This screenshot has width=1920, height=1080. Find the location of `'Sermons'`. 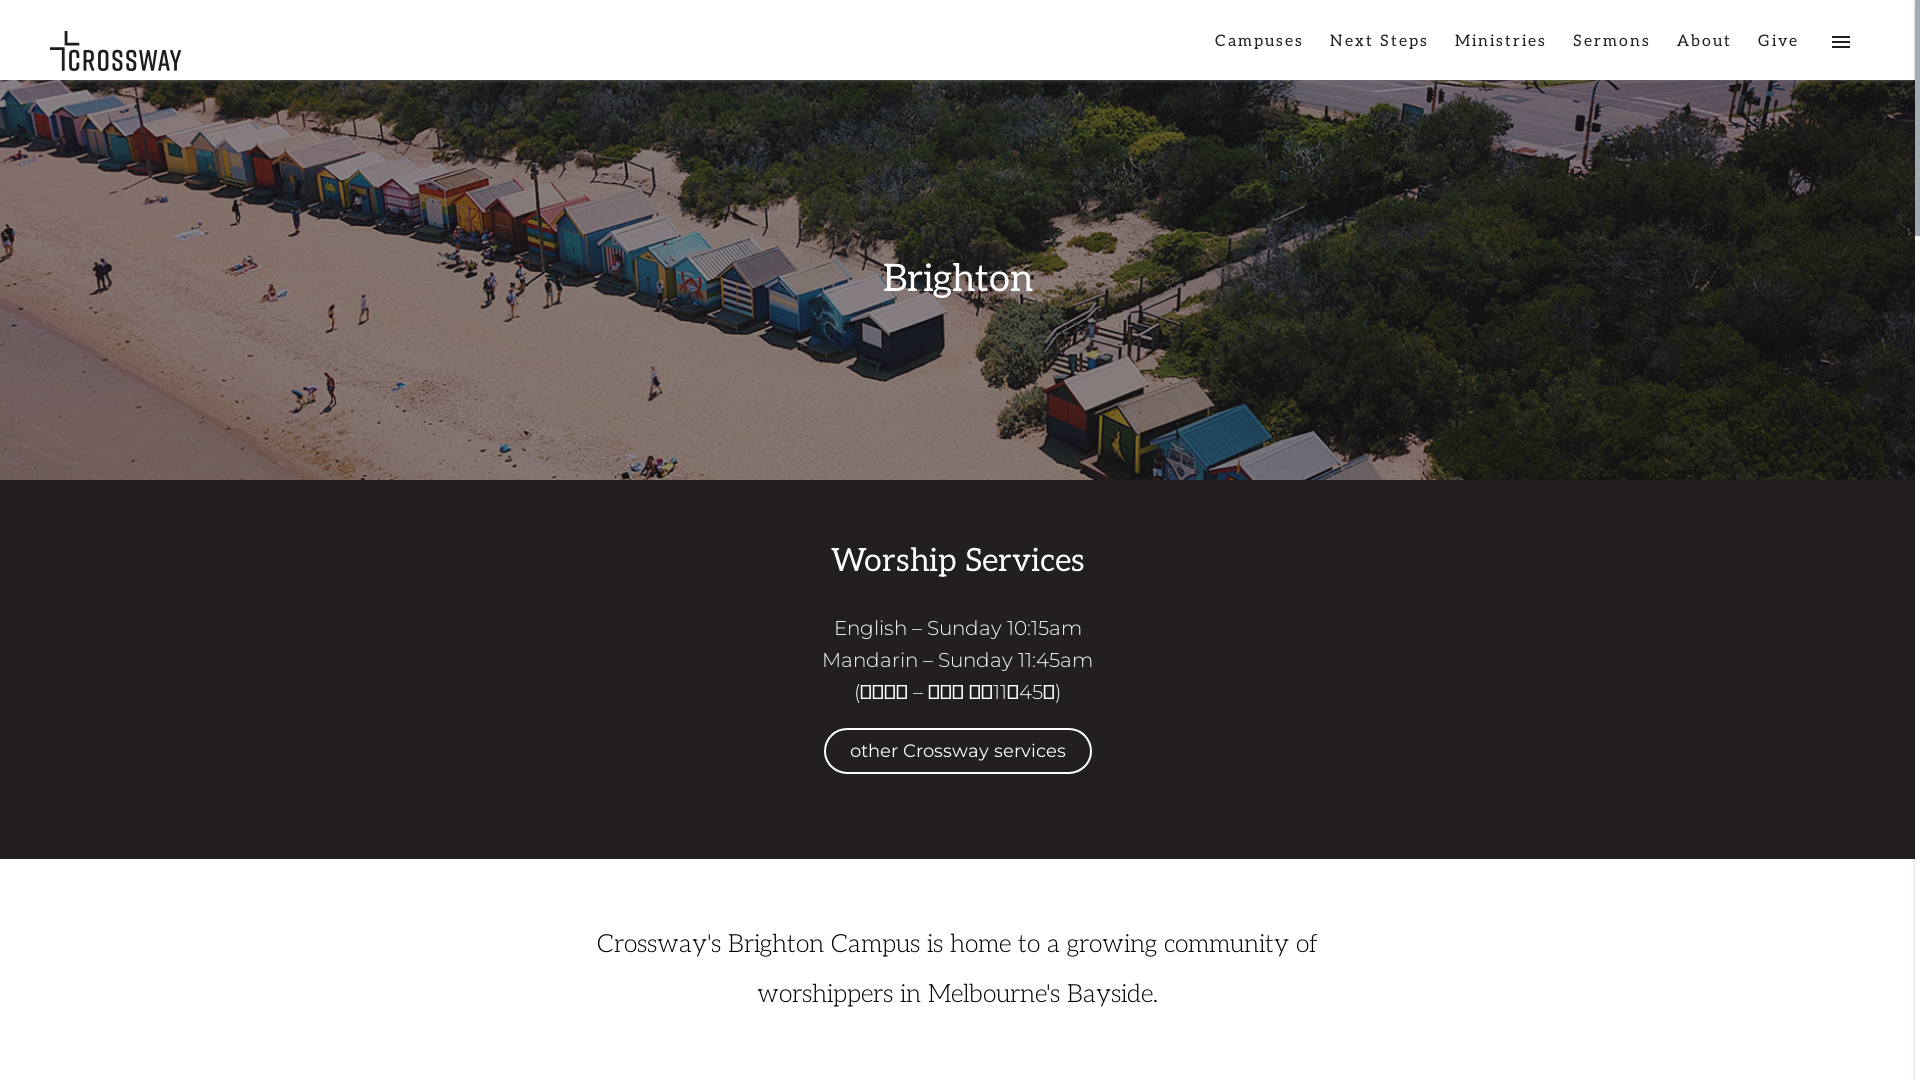

'Sermons' is located at coordinates (1612, 49).